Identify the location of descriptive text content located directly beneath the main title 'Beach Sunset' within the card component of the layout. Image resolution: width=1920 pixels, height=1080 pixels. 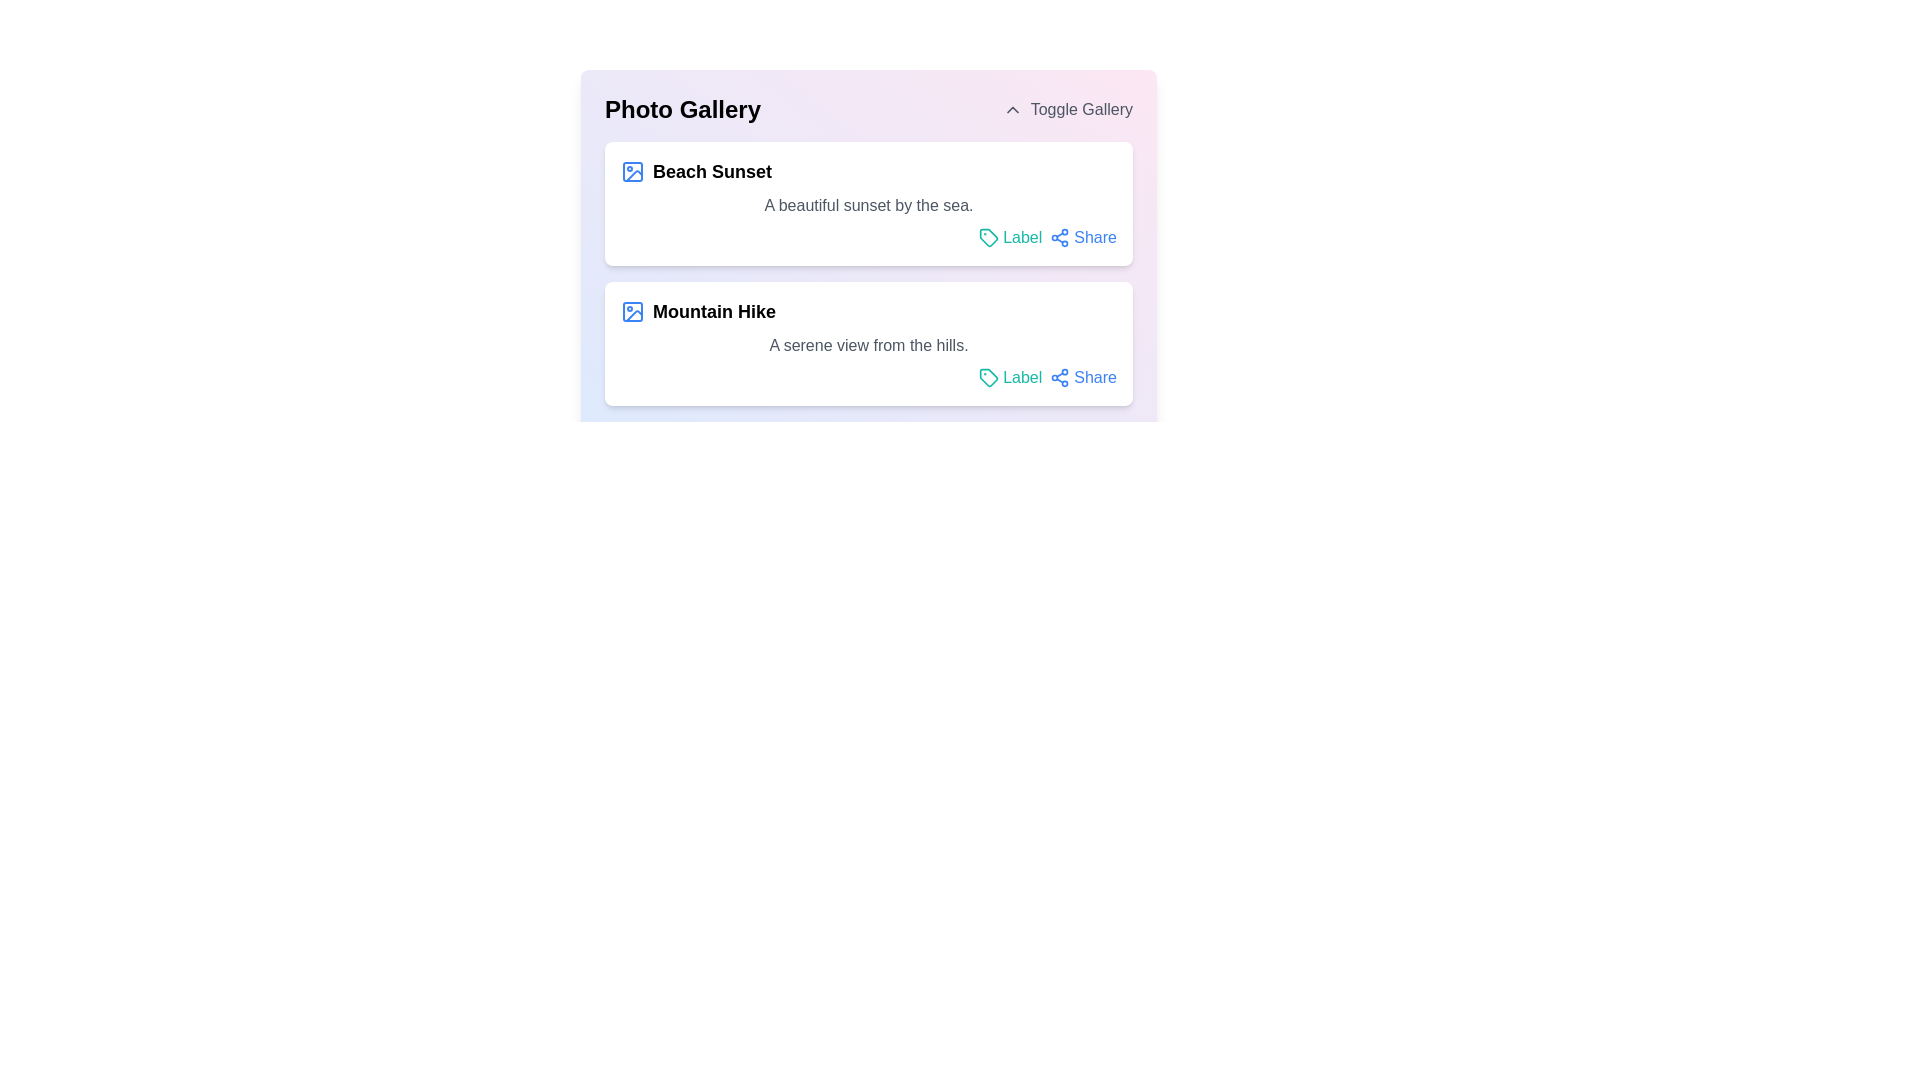
(868, 205).